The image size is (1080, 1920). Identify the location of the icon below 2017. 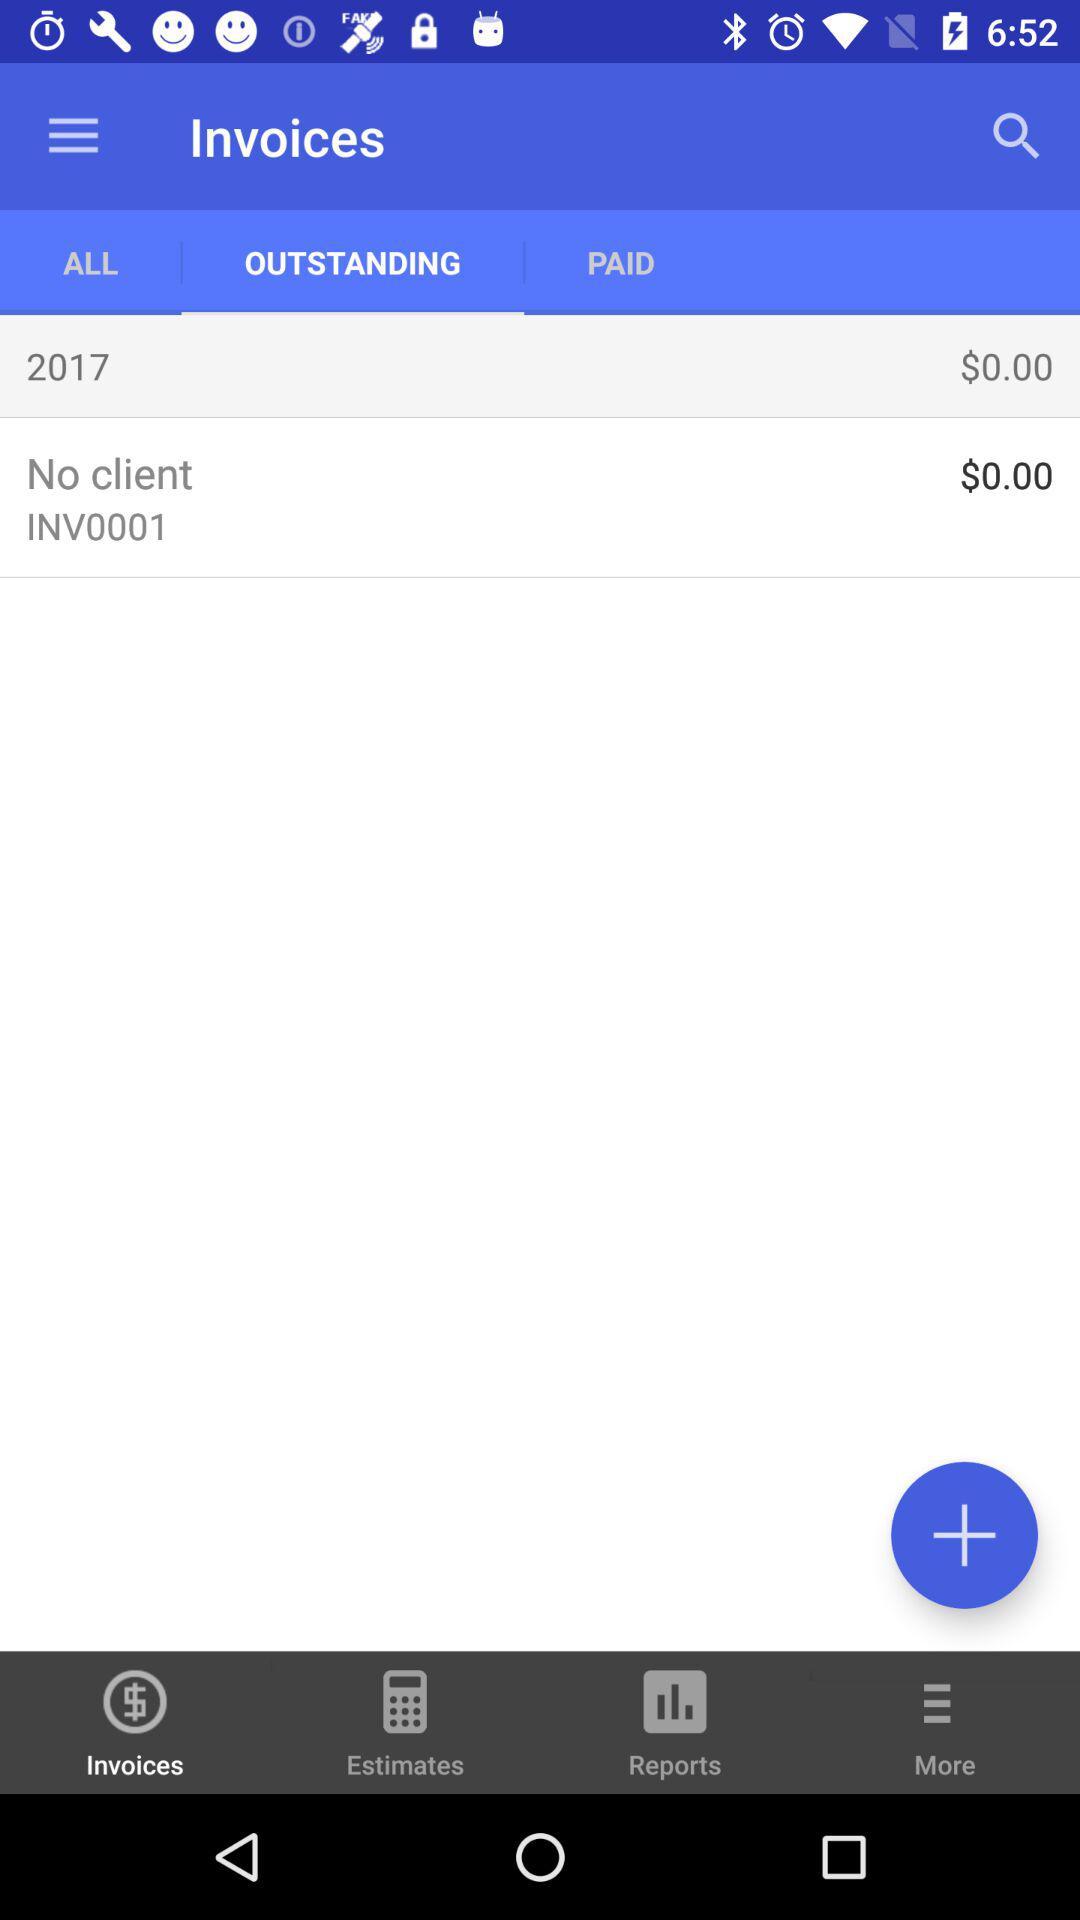
(540, 416).